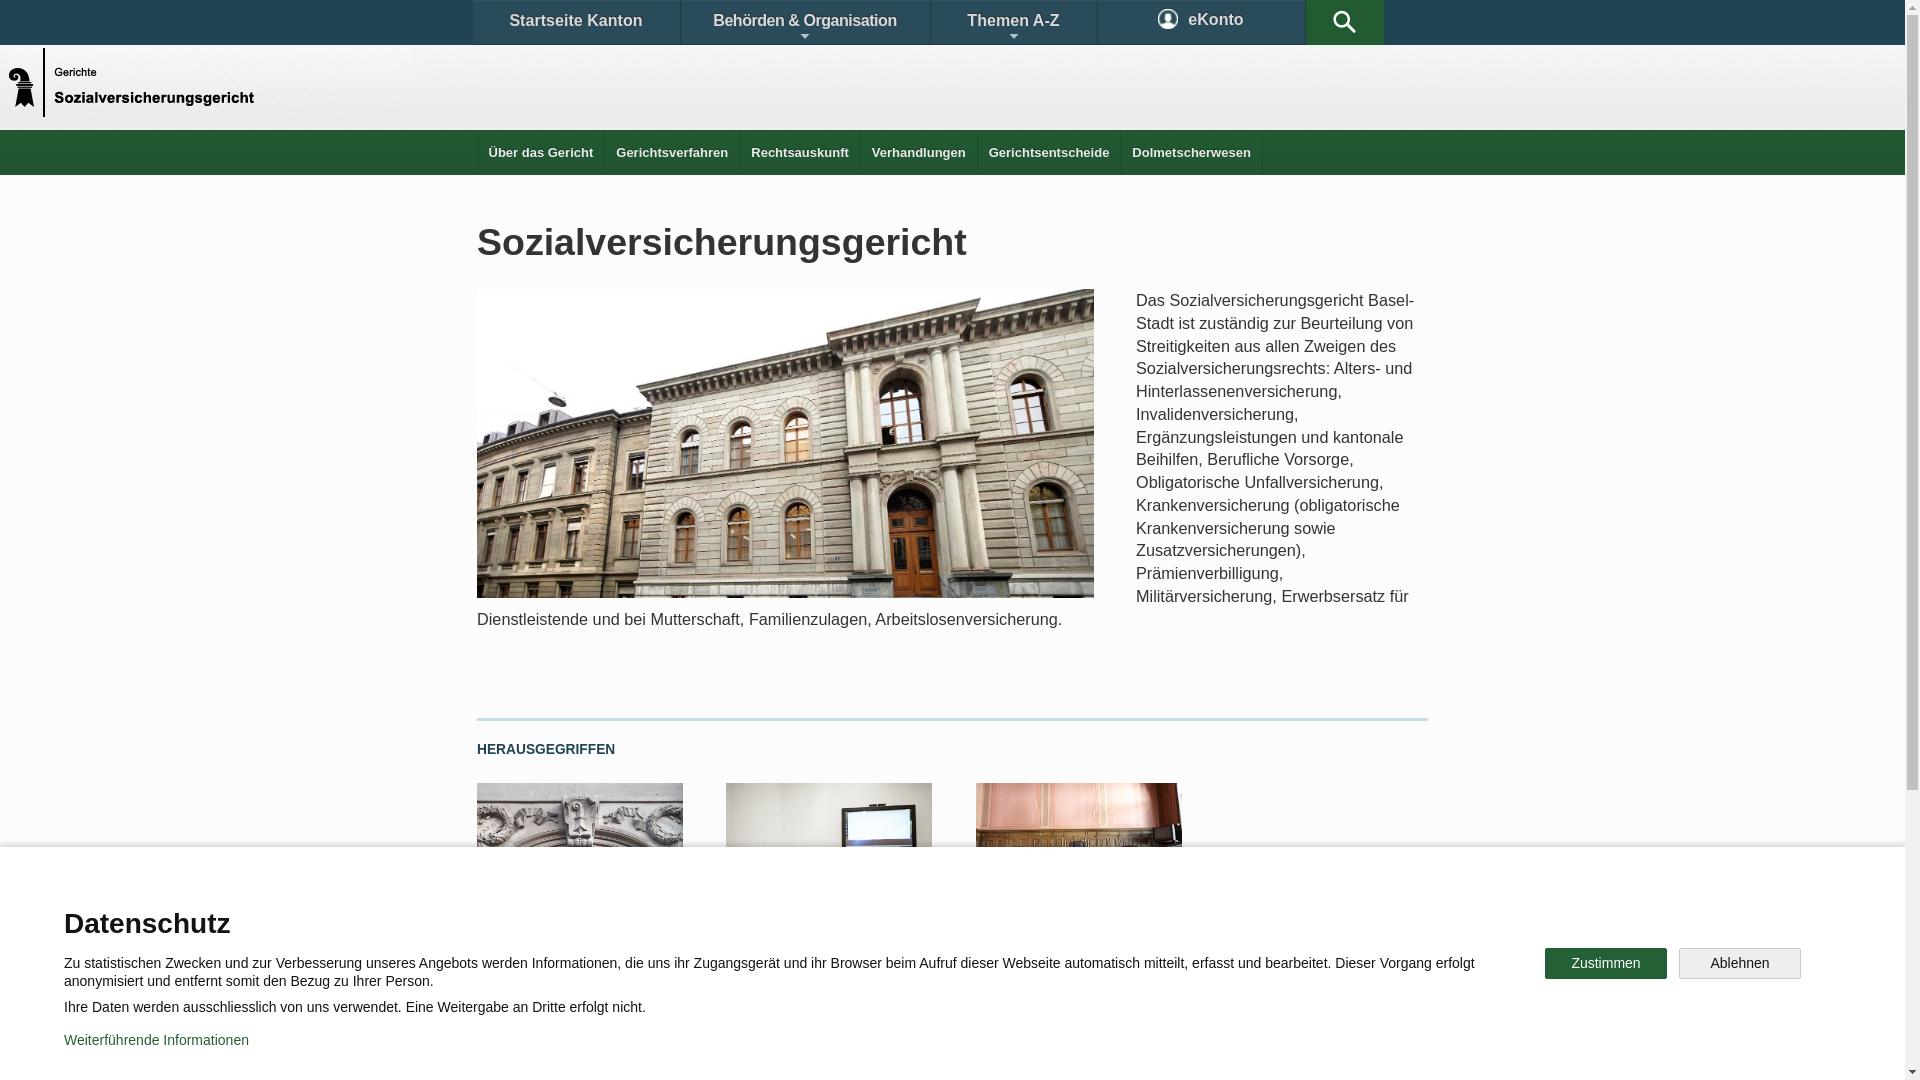 The image size is (1920, 1080). I want to click on 'Zur mobilen Ansicht', so click(993, 1049).